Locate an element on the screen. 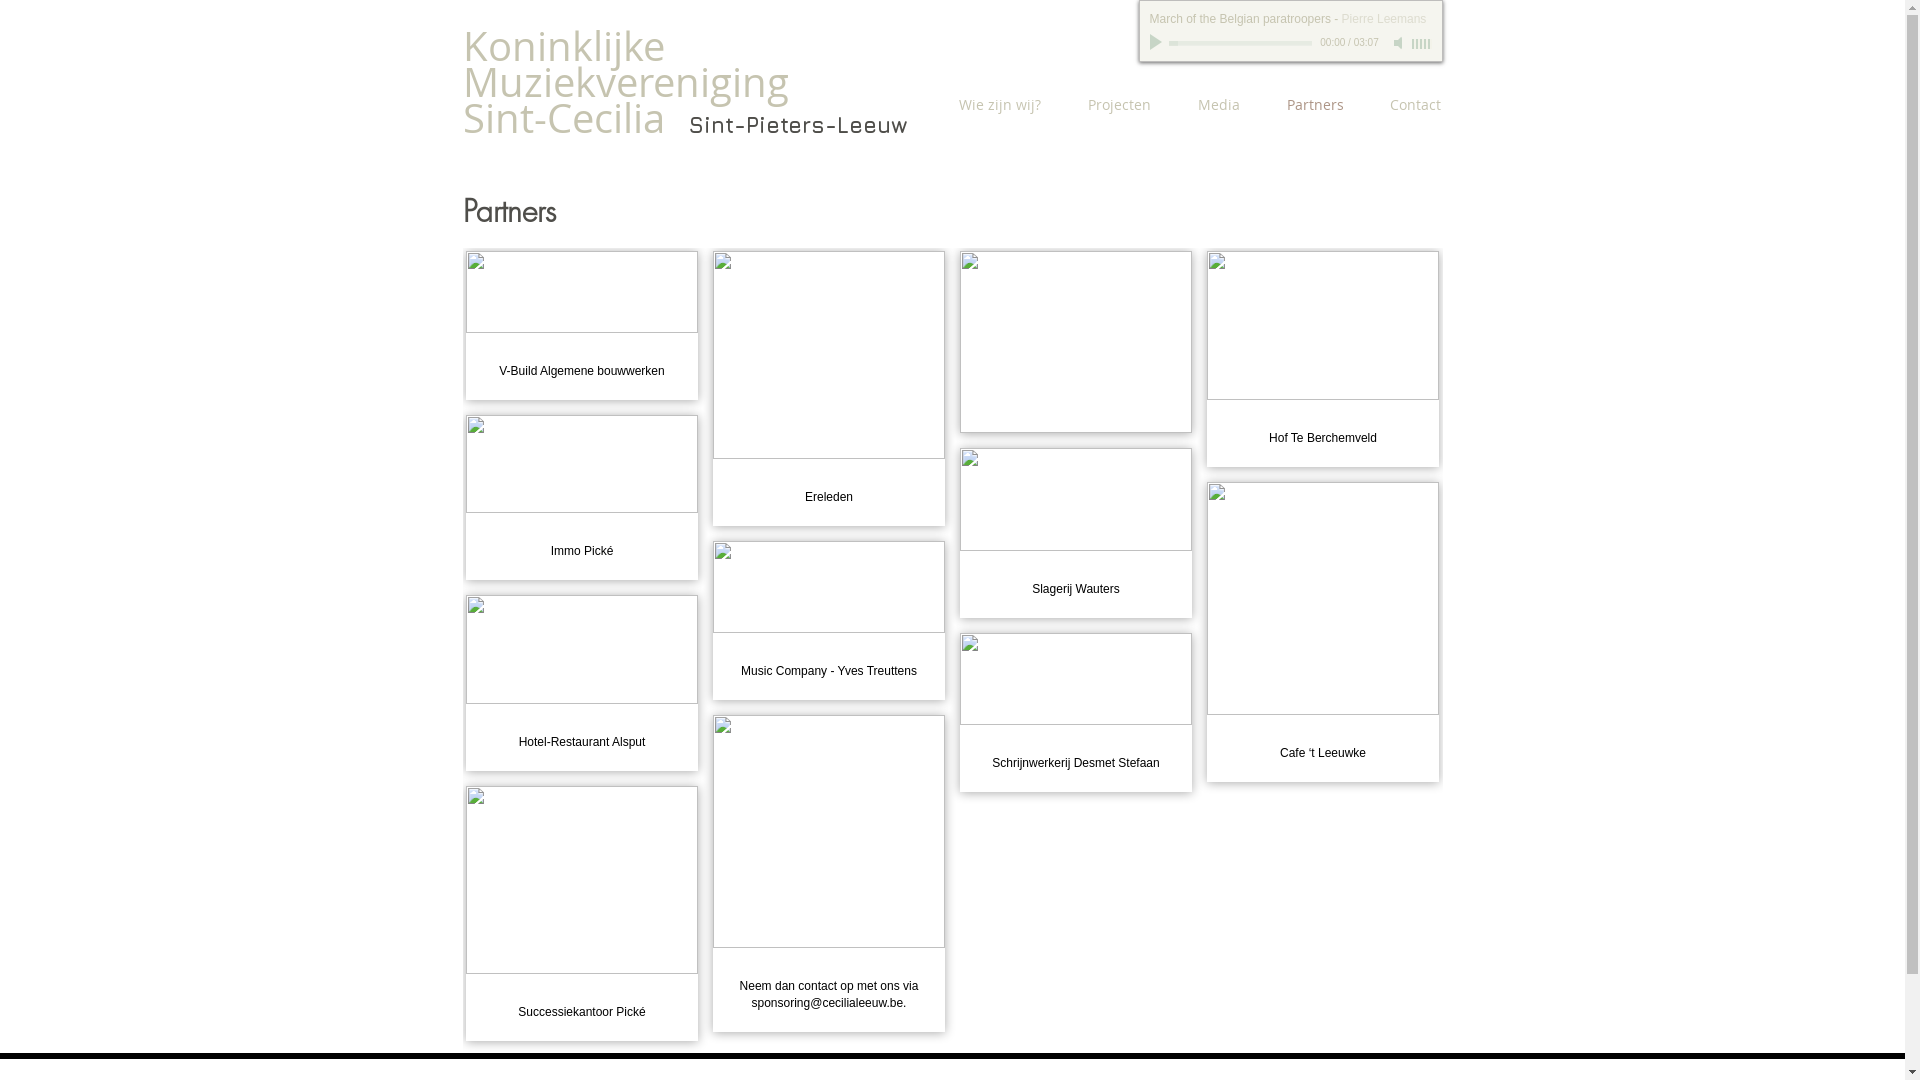 The height and width of the screenshot is (1080, 1920). 'Wie zijn wij?' is located at coordinates (925, 104).